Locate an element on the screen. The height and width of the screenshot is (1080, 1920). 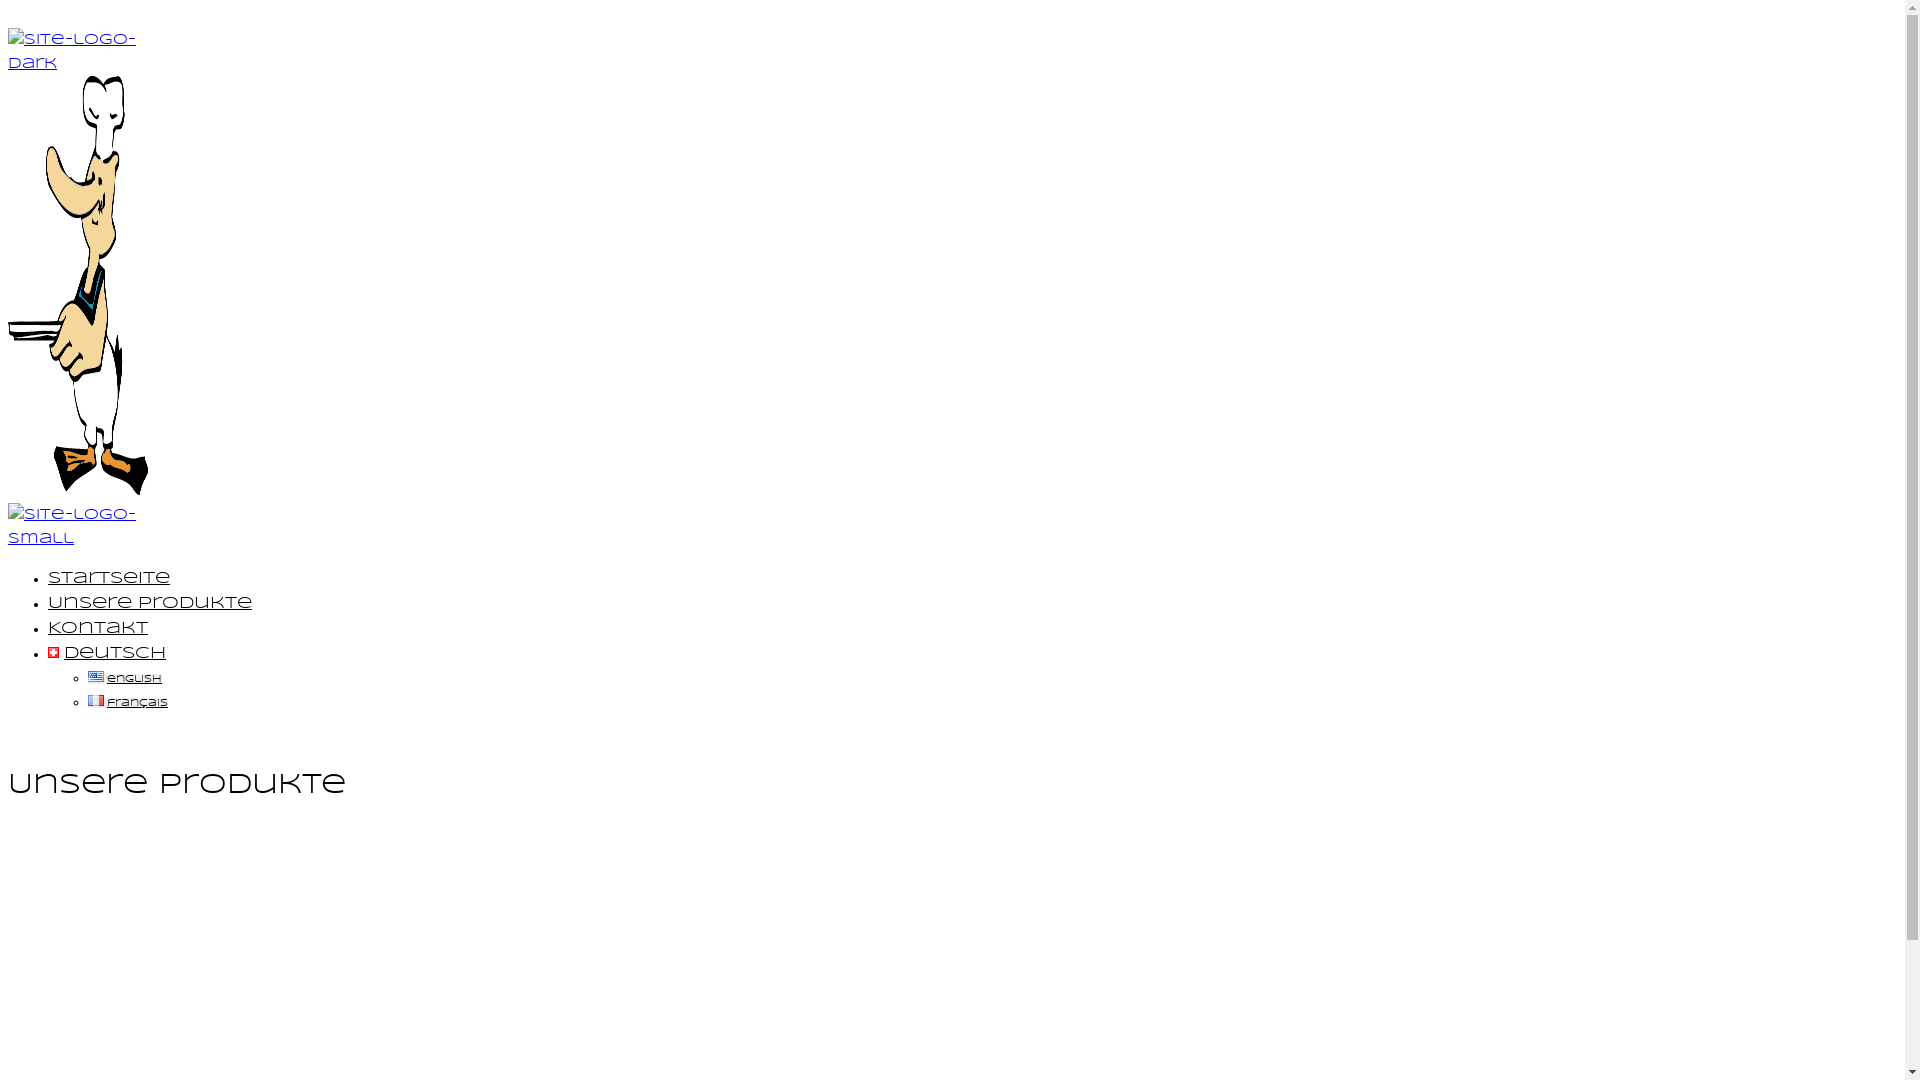
'Deutsch' is located at coordinates (105, 653).